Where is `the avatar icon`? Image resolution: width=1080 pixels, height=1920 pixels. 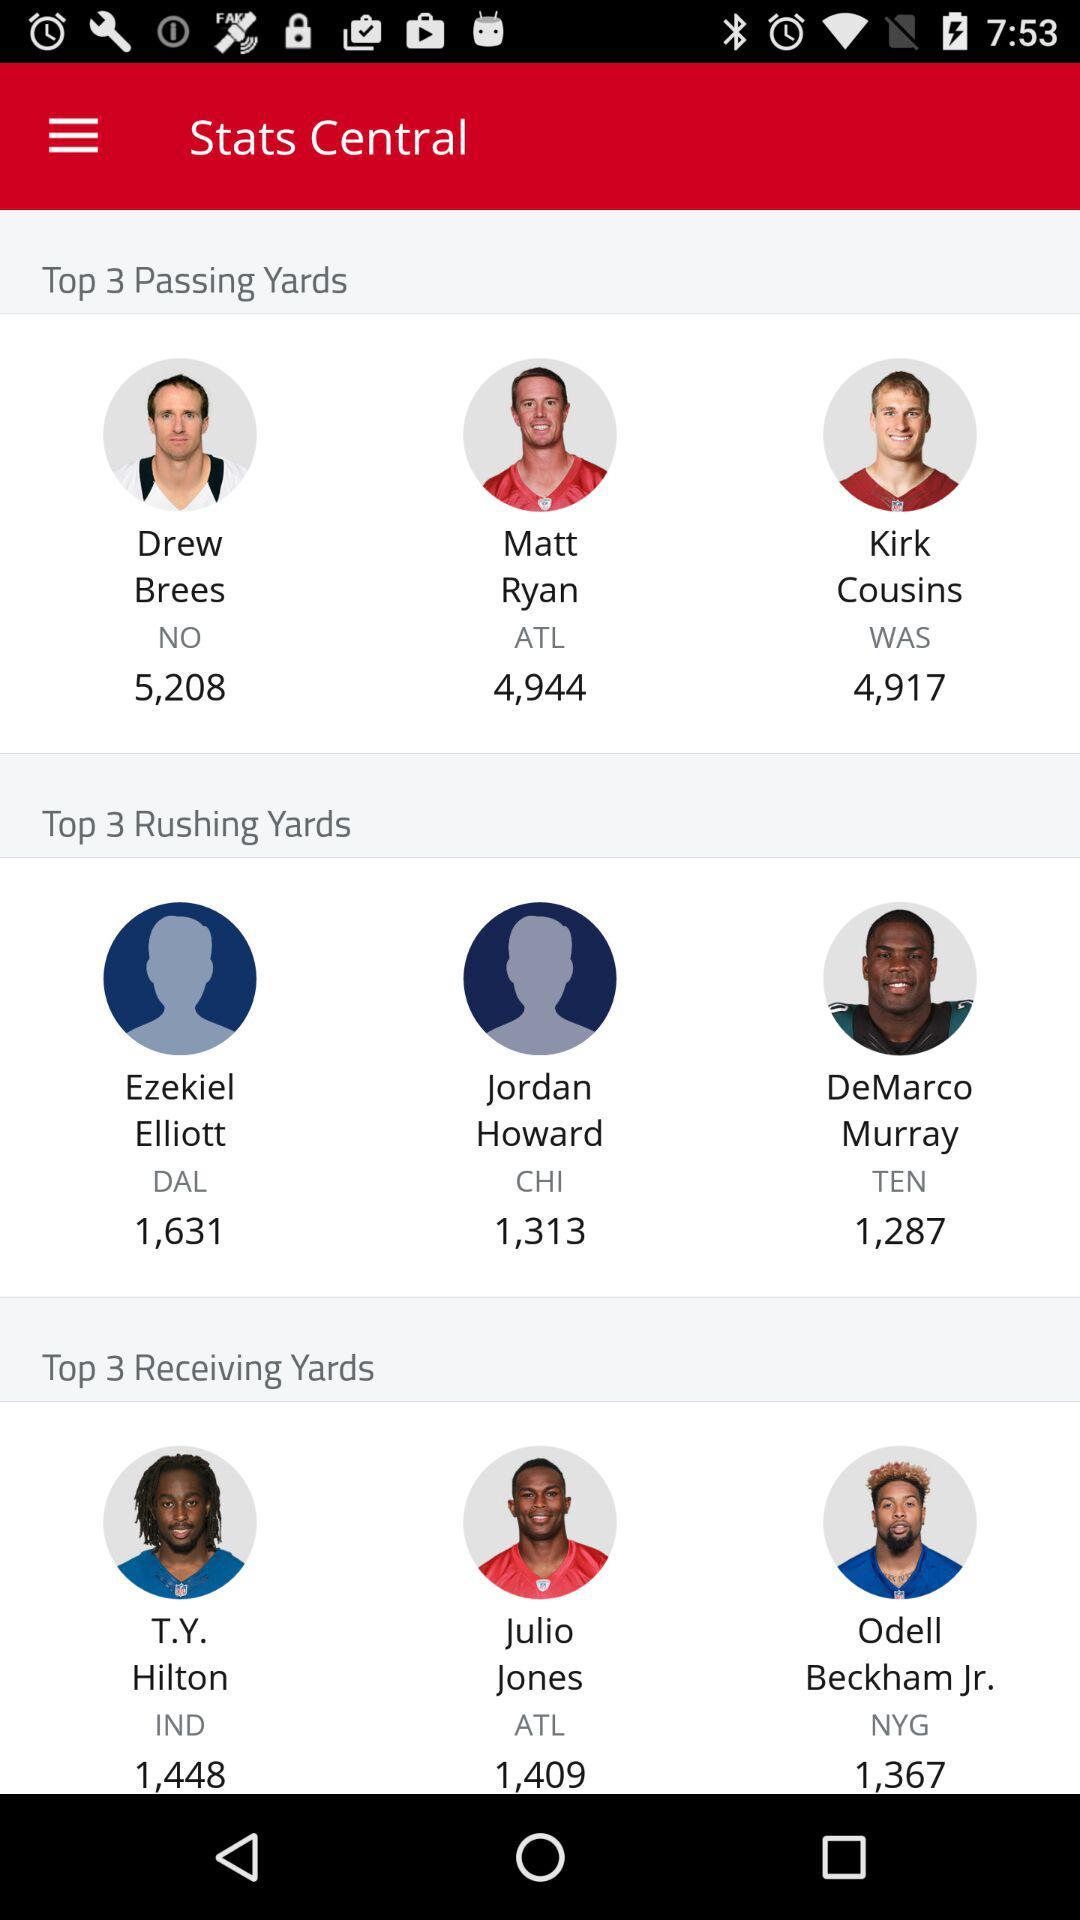 the avatar icon is located at coordinates (180, 1046).